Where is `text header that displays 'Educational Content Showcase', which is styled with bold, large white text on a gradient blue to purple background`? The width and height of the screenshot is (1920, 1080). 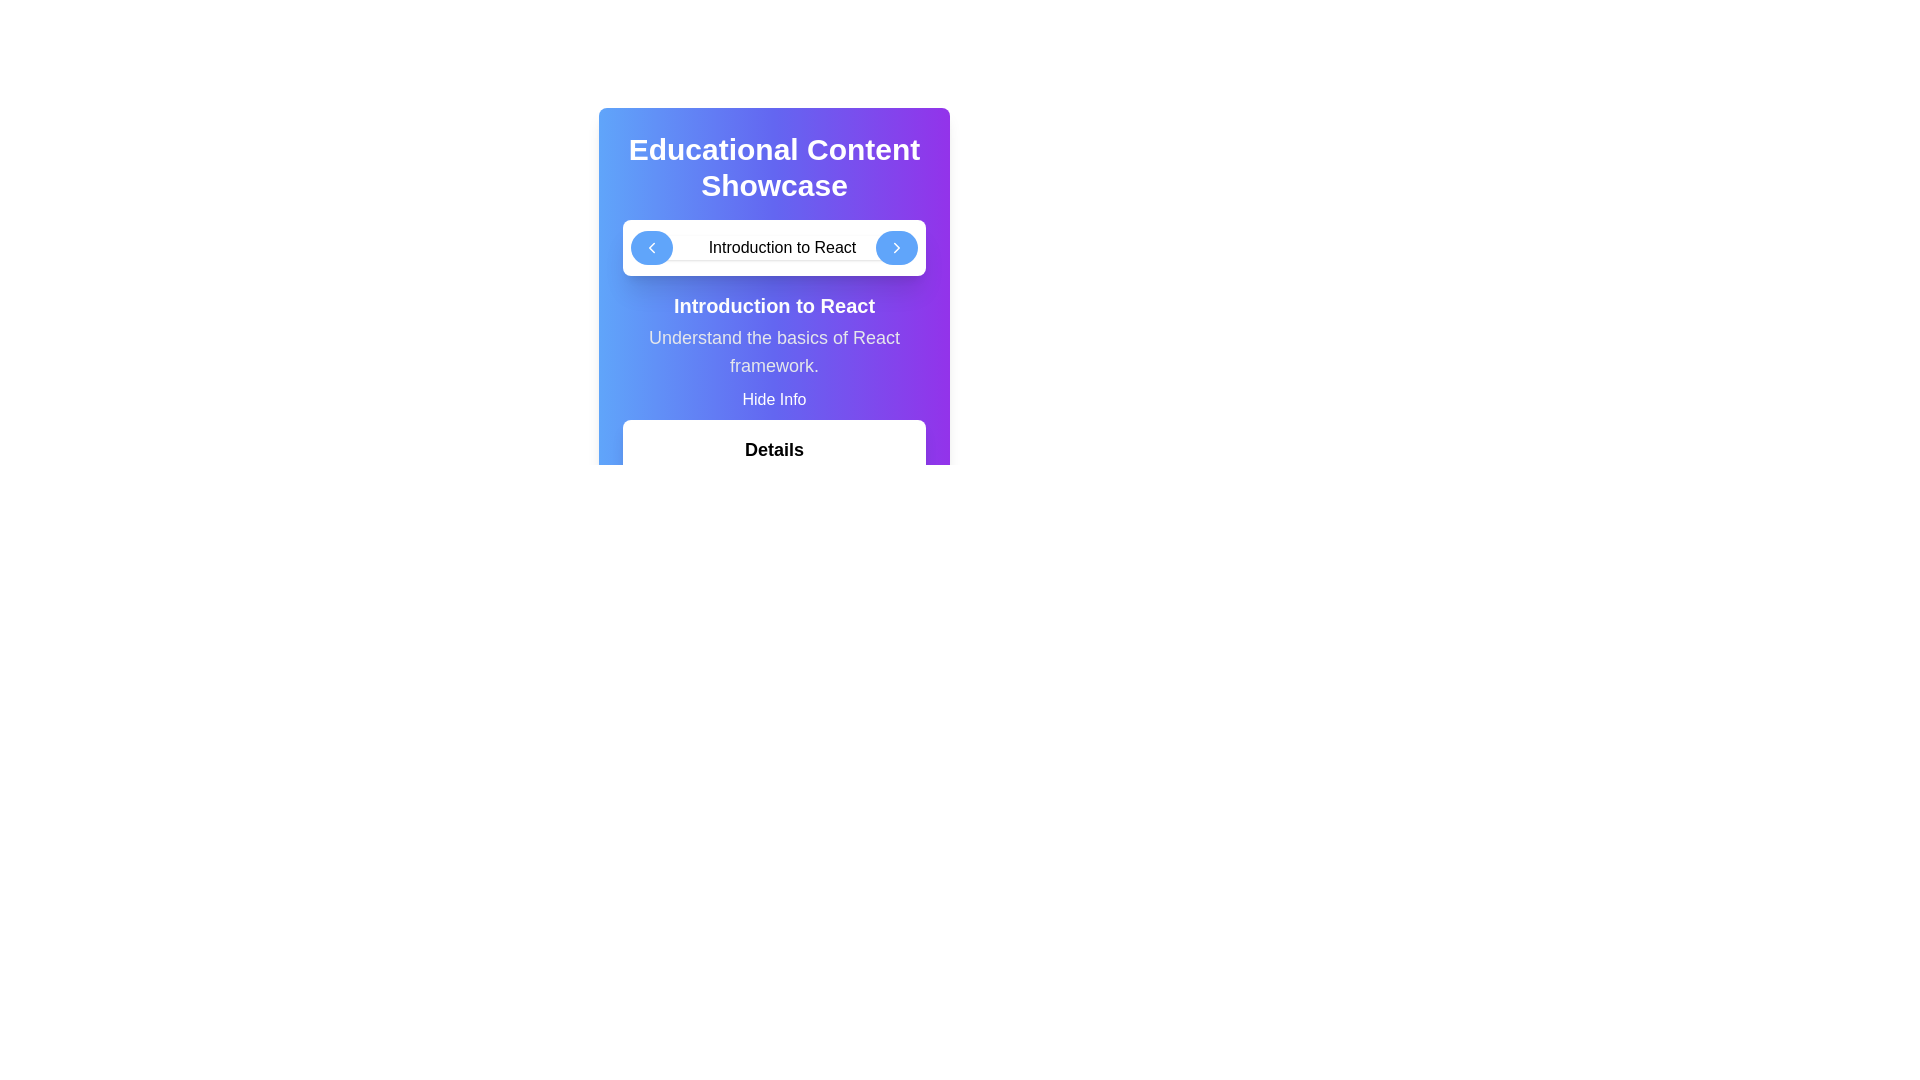
text header that displays 'Educational Content Showcase', which is styled with bold, large white text on a gradient blue to purple background is located at coordinates (773, 167).